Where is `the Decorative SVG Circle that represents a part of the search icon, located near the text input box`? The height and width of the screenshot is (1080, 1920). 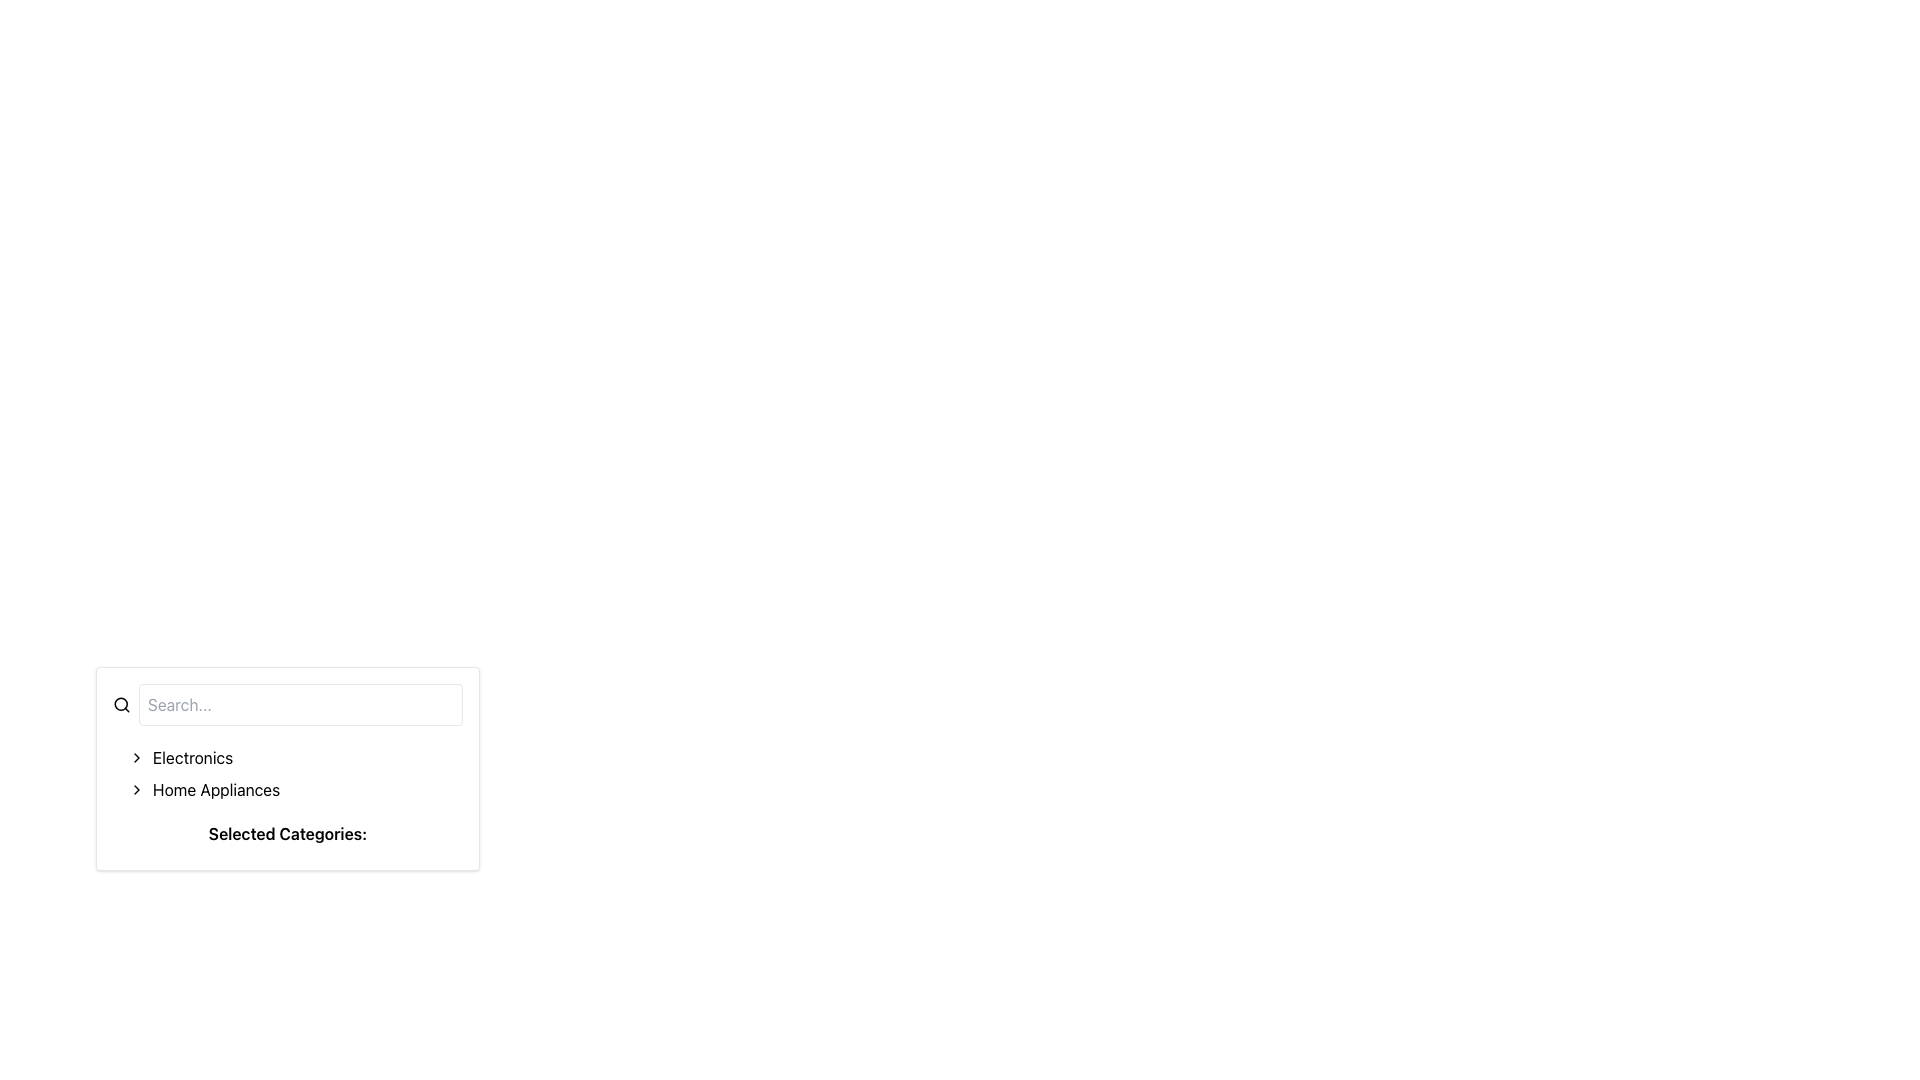
the Decorative SVG Circle that represents a part of the search icon, located near the text input box is located at coordinates (120, 703).